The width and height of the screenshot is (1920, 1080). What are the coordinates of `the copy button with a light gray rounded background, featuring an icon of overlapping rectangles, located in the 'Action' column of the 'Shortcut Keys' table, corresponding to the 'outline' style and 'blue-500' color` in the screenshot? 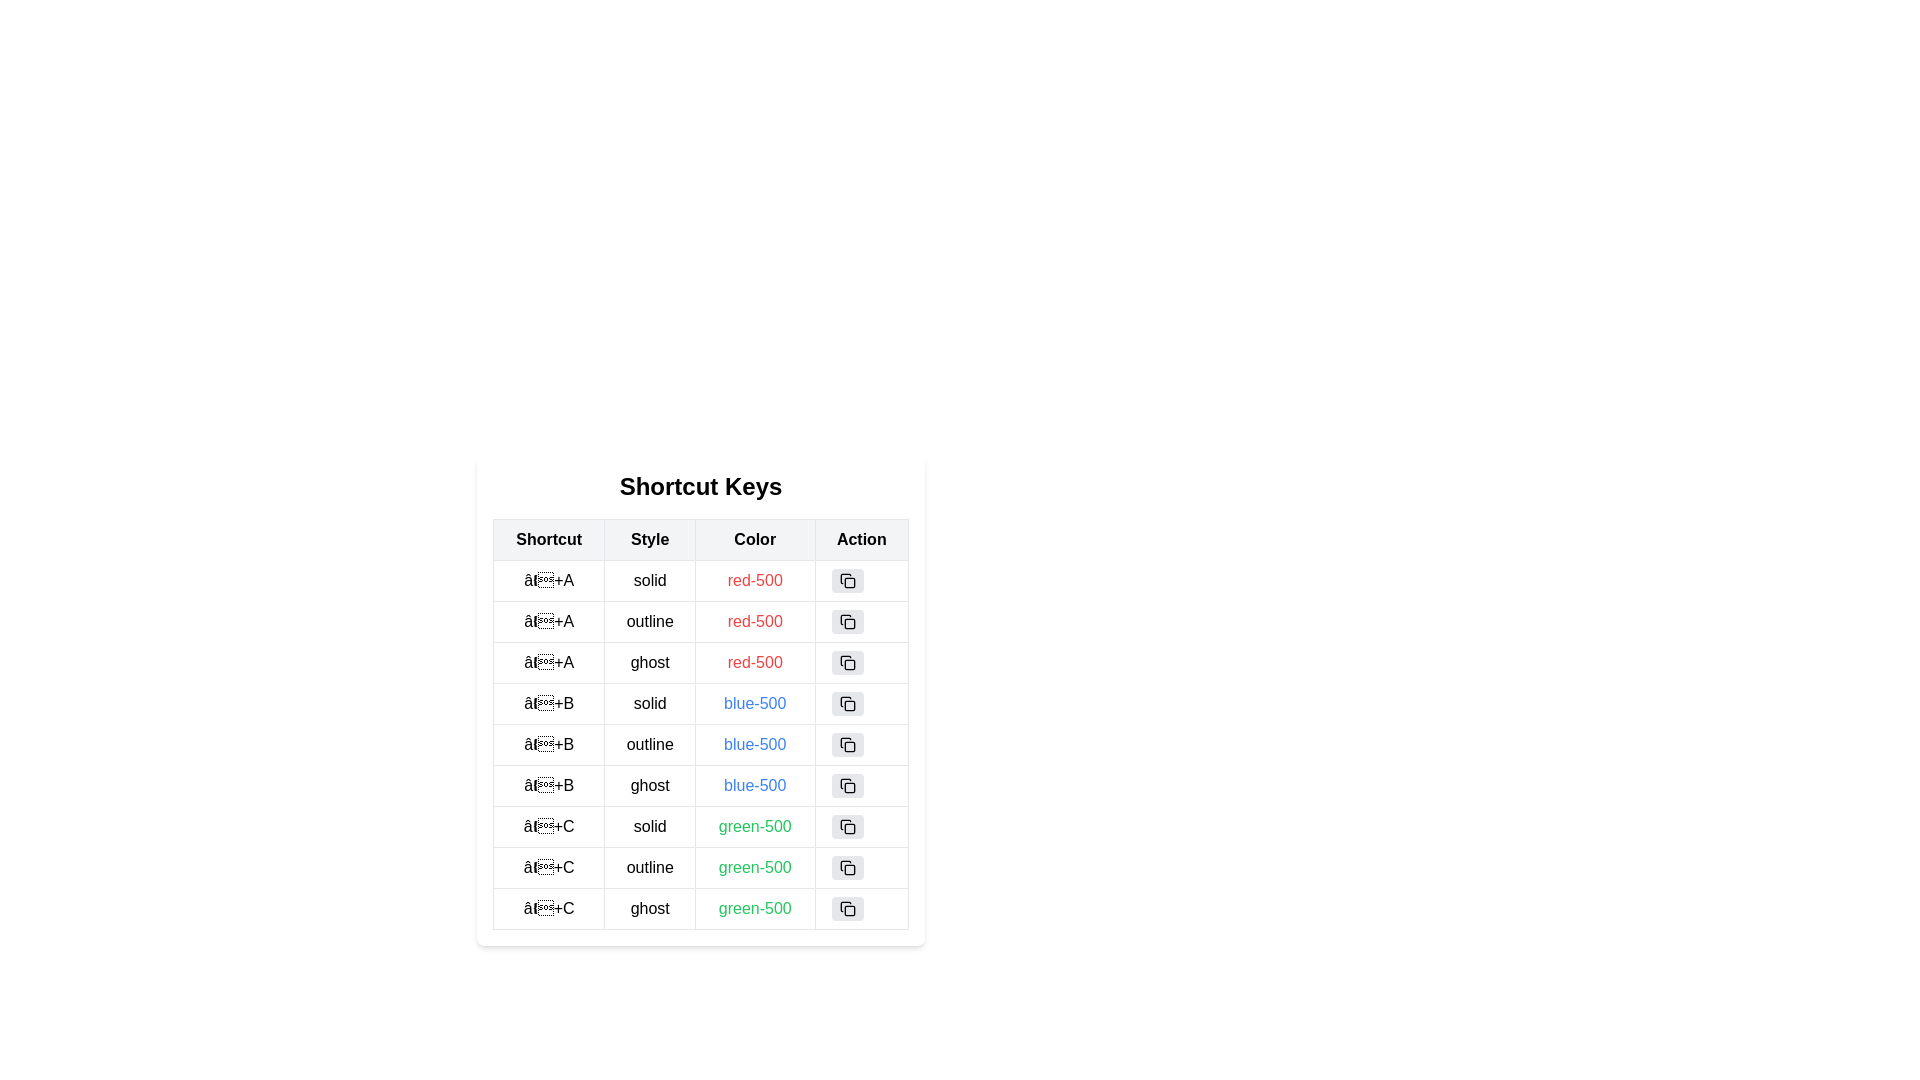 It's located at (847, 744).